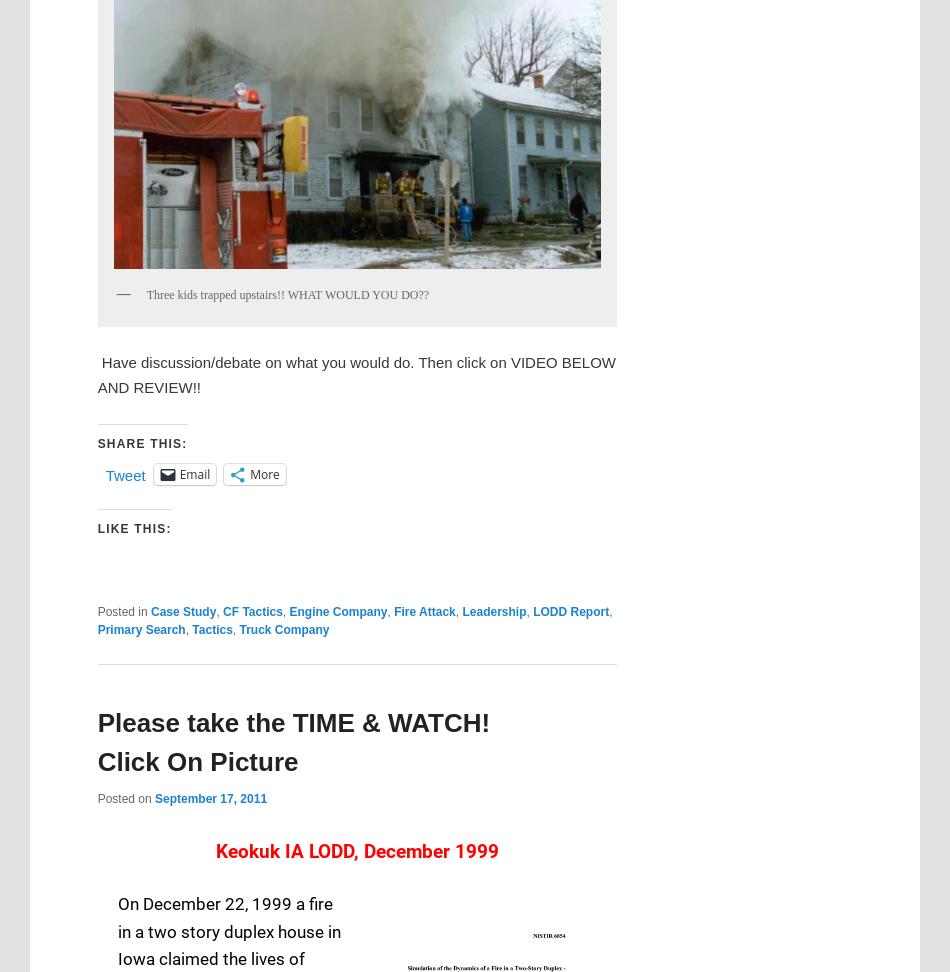 This screenshot has width=950, height=972. I want to click on 'Posted in', so click(121, 611).